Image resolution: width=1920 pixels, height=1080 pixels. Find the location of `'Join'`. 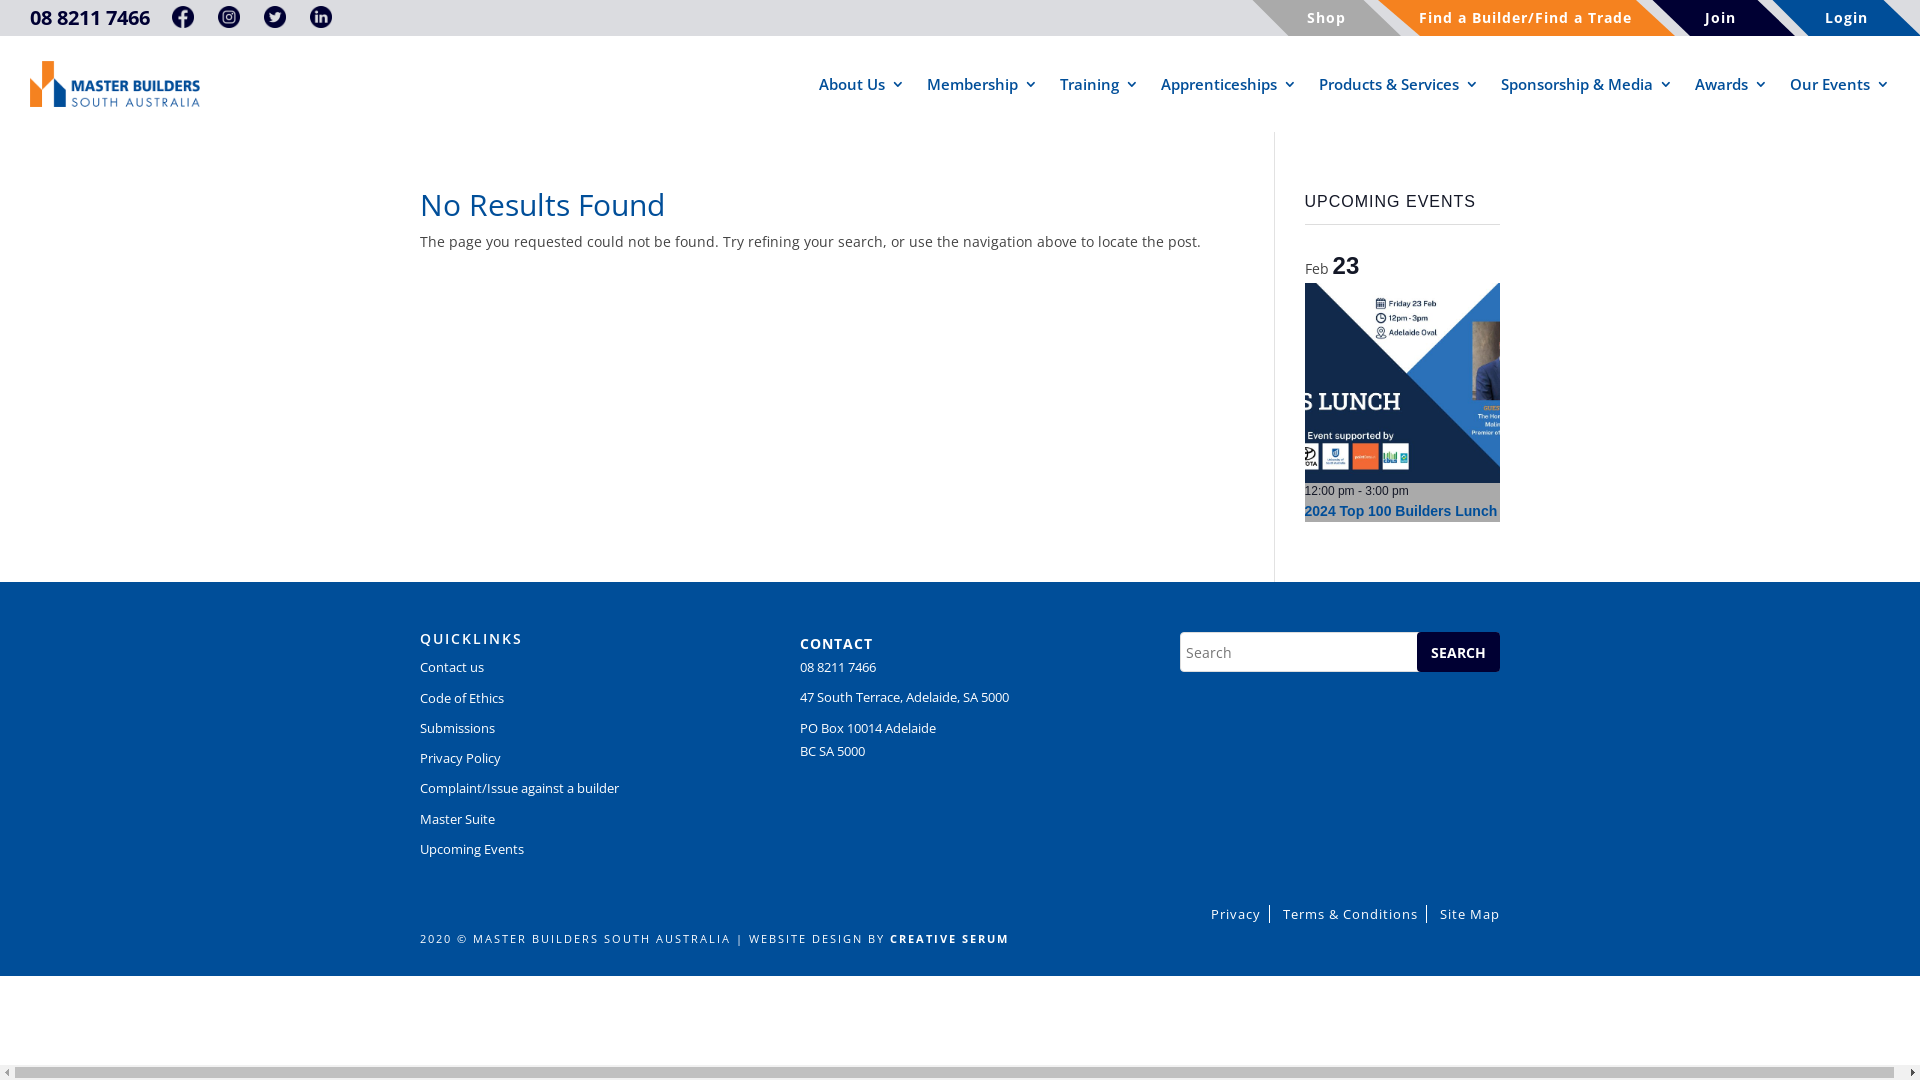

'Join' is located at coordinates (1718, 18).